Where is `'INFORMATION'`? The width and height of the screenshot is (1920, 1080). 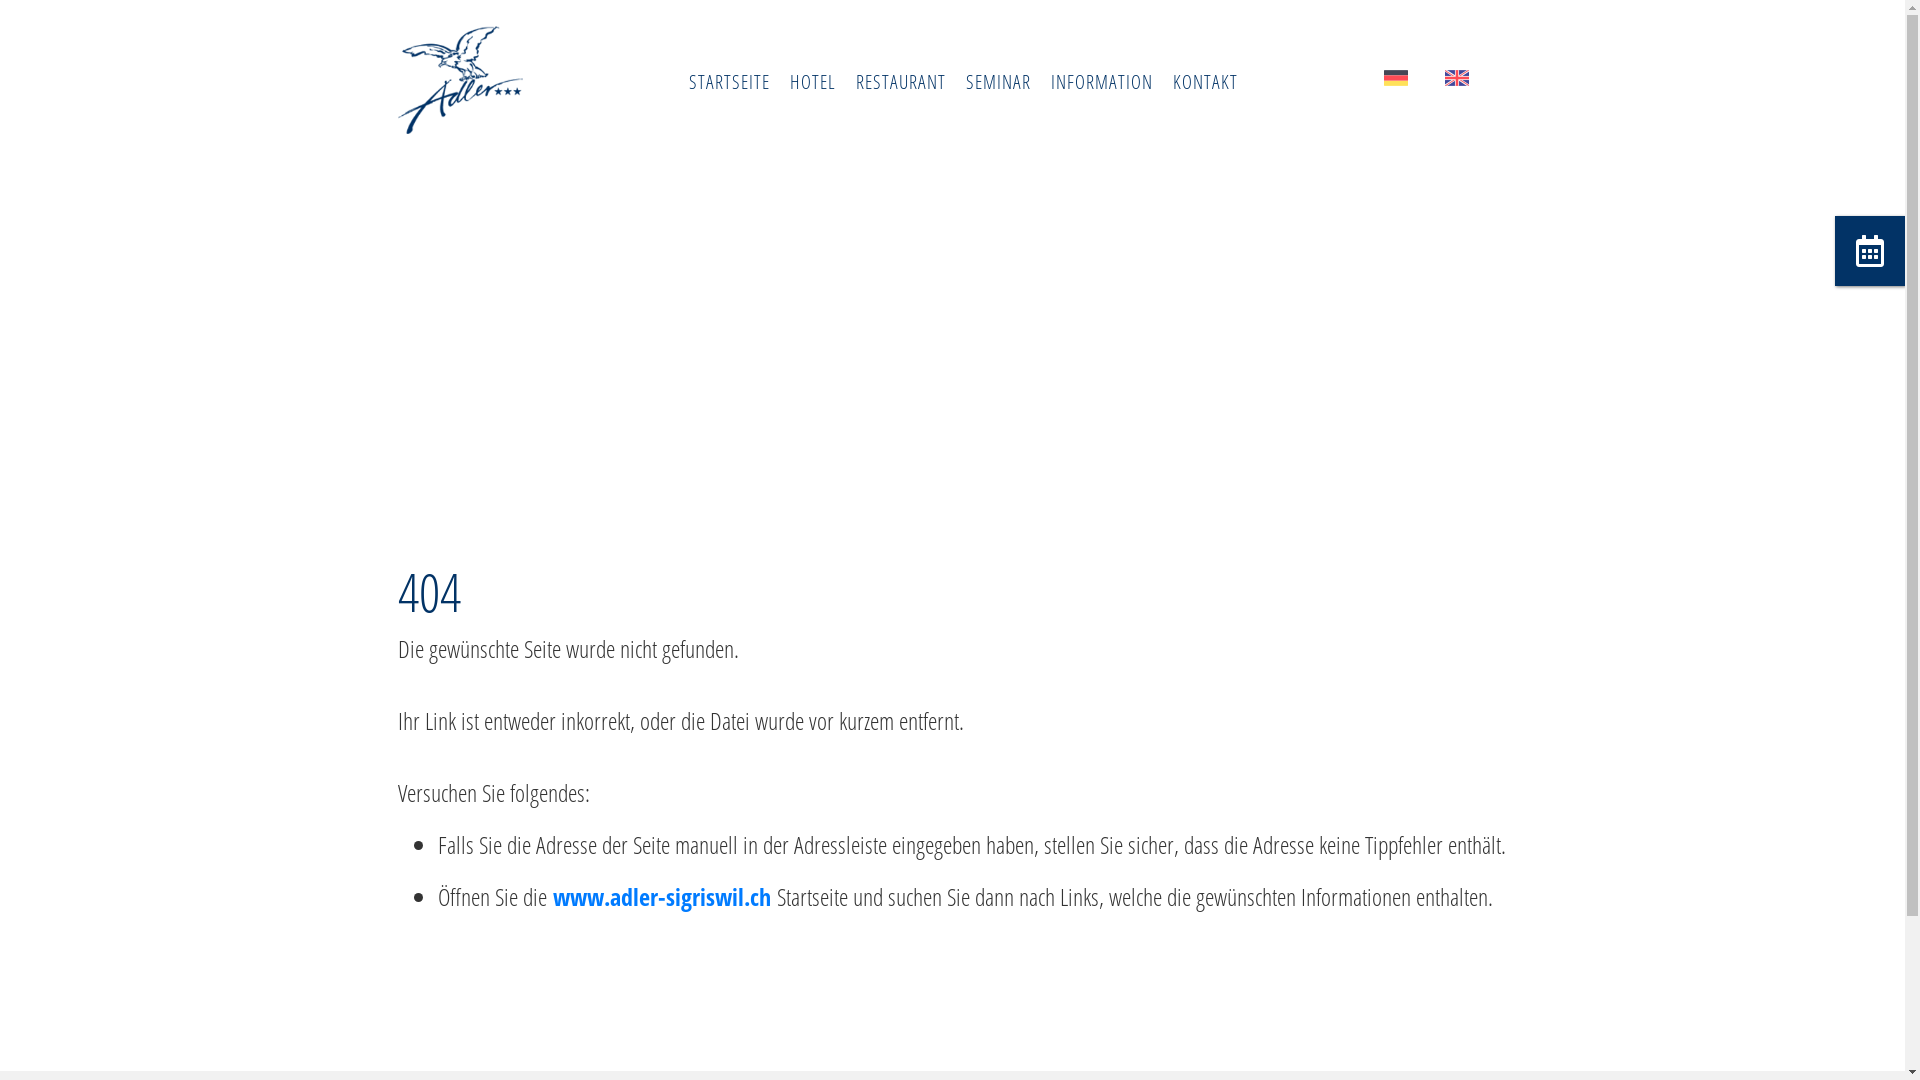
'INFORMATION' is located at coordinates (1099, 80).